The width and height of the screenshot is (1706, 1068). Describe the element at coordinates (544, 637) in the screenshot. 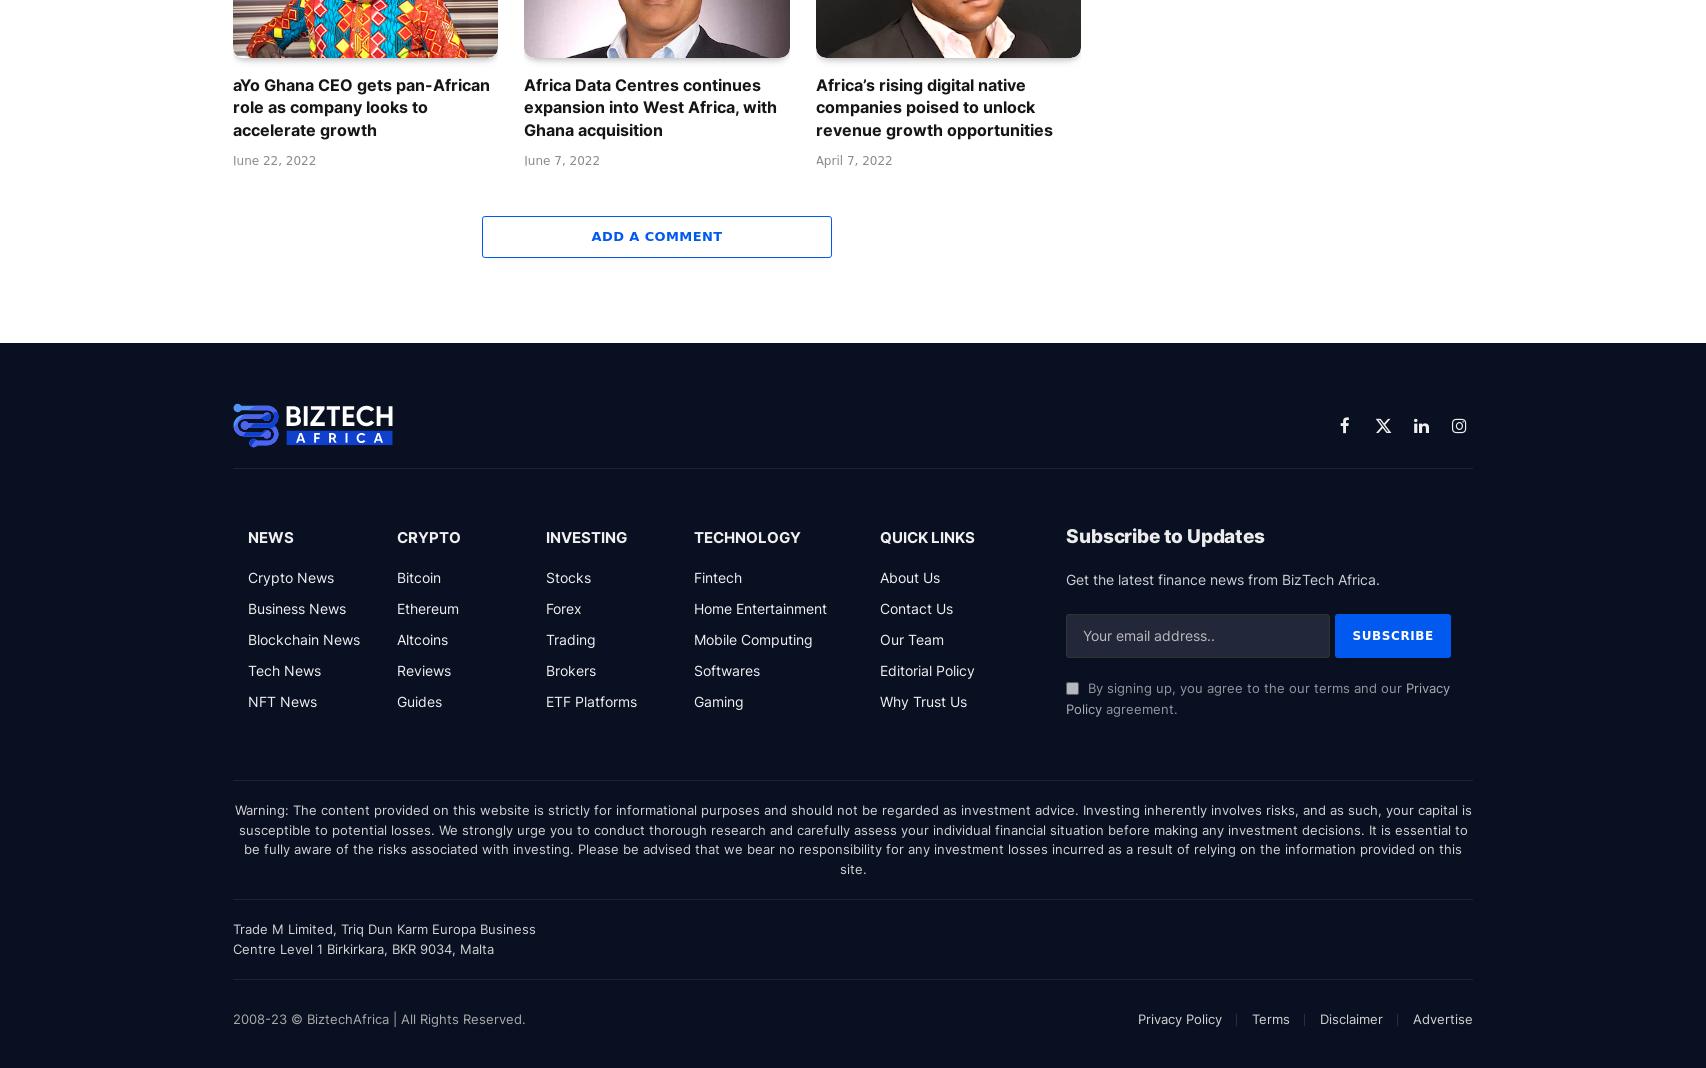

I see `'Trading'` at that location.